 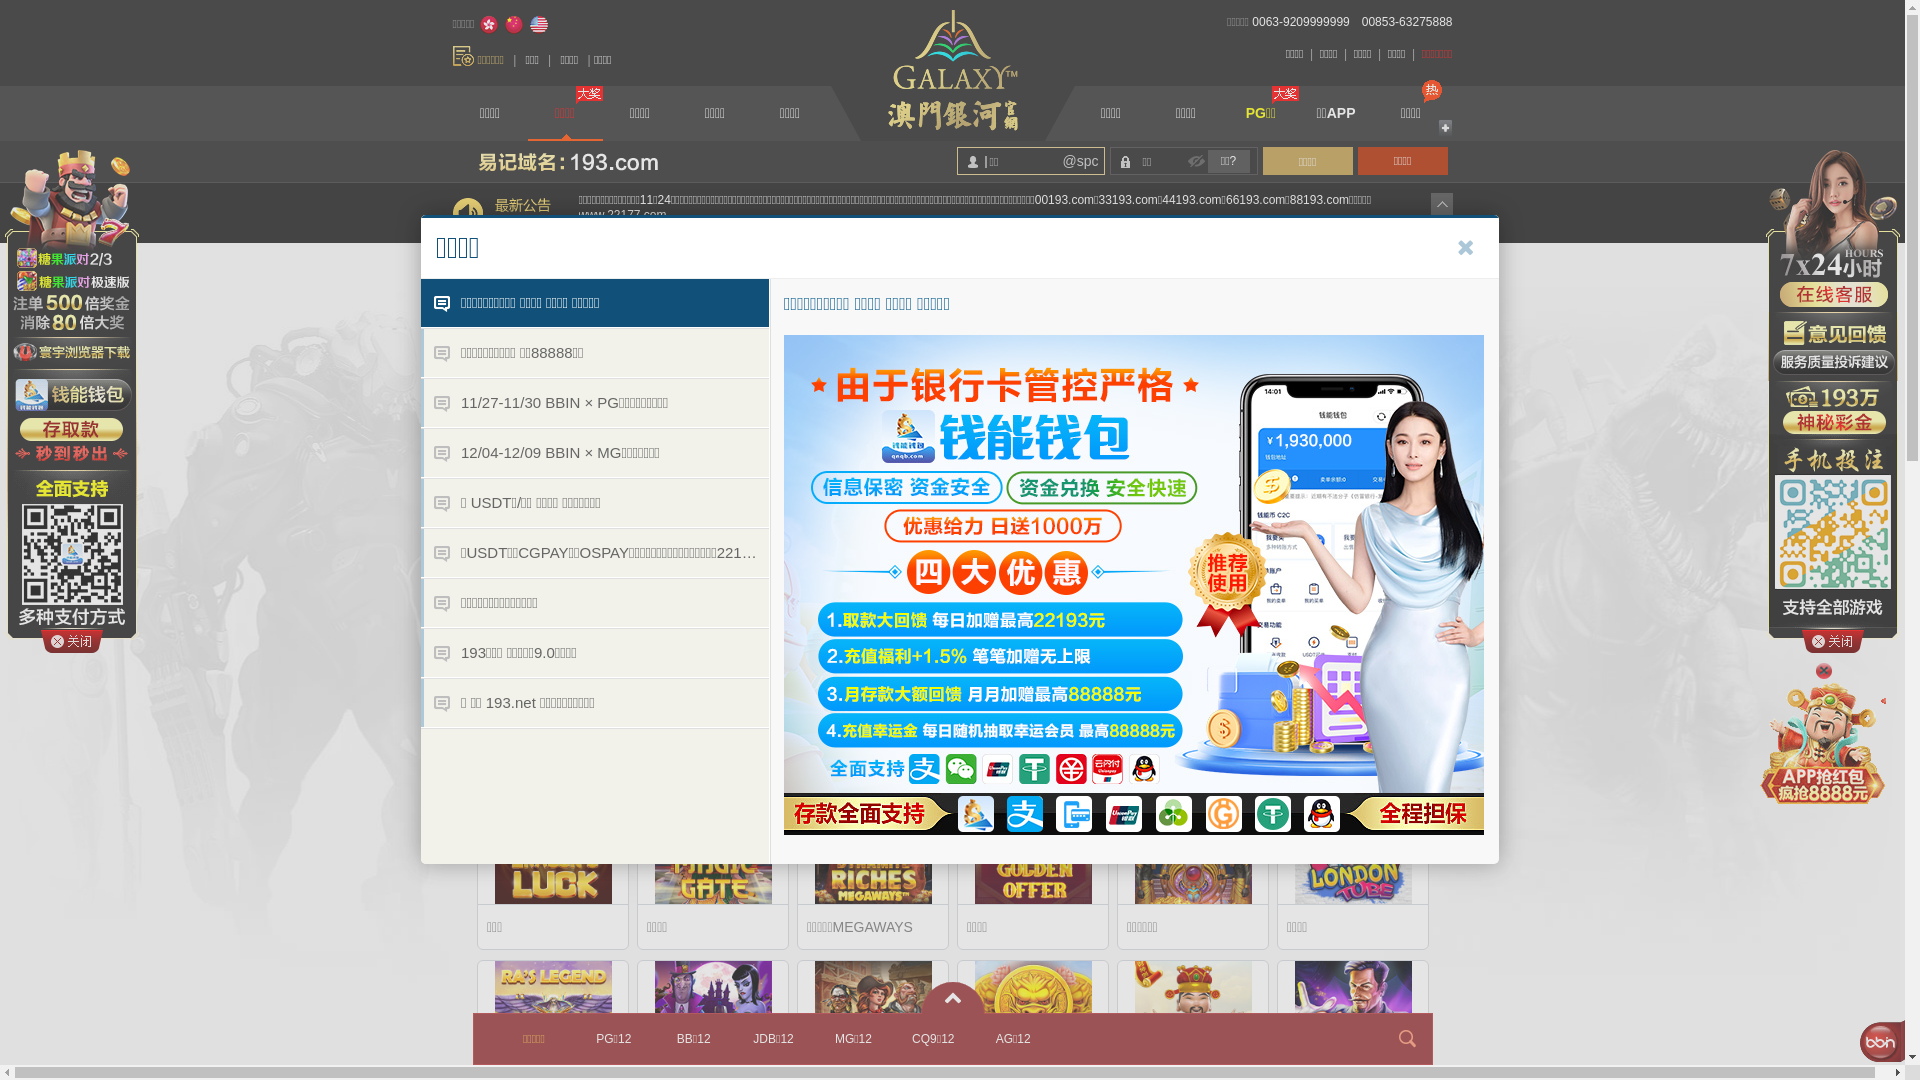 I want to click on 'English', so click(x=538, y=24).